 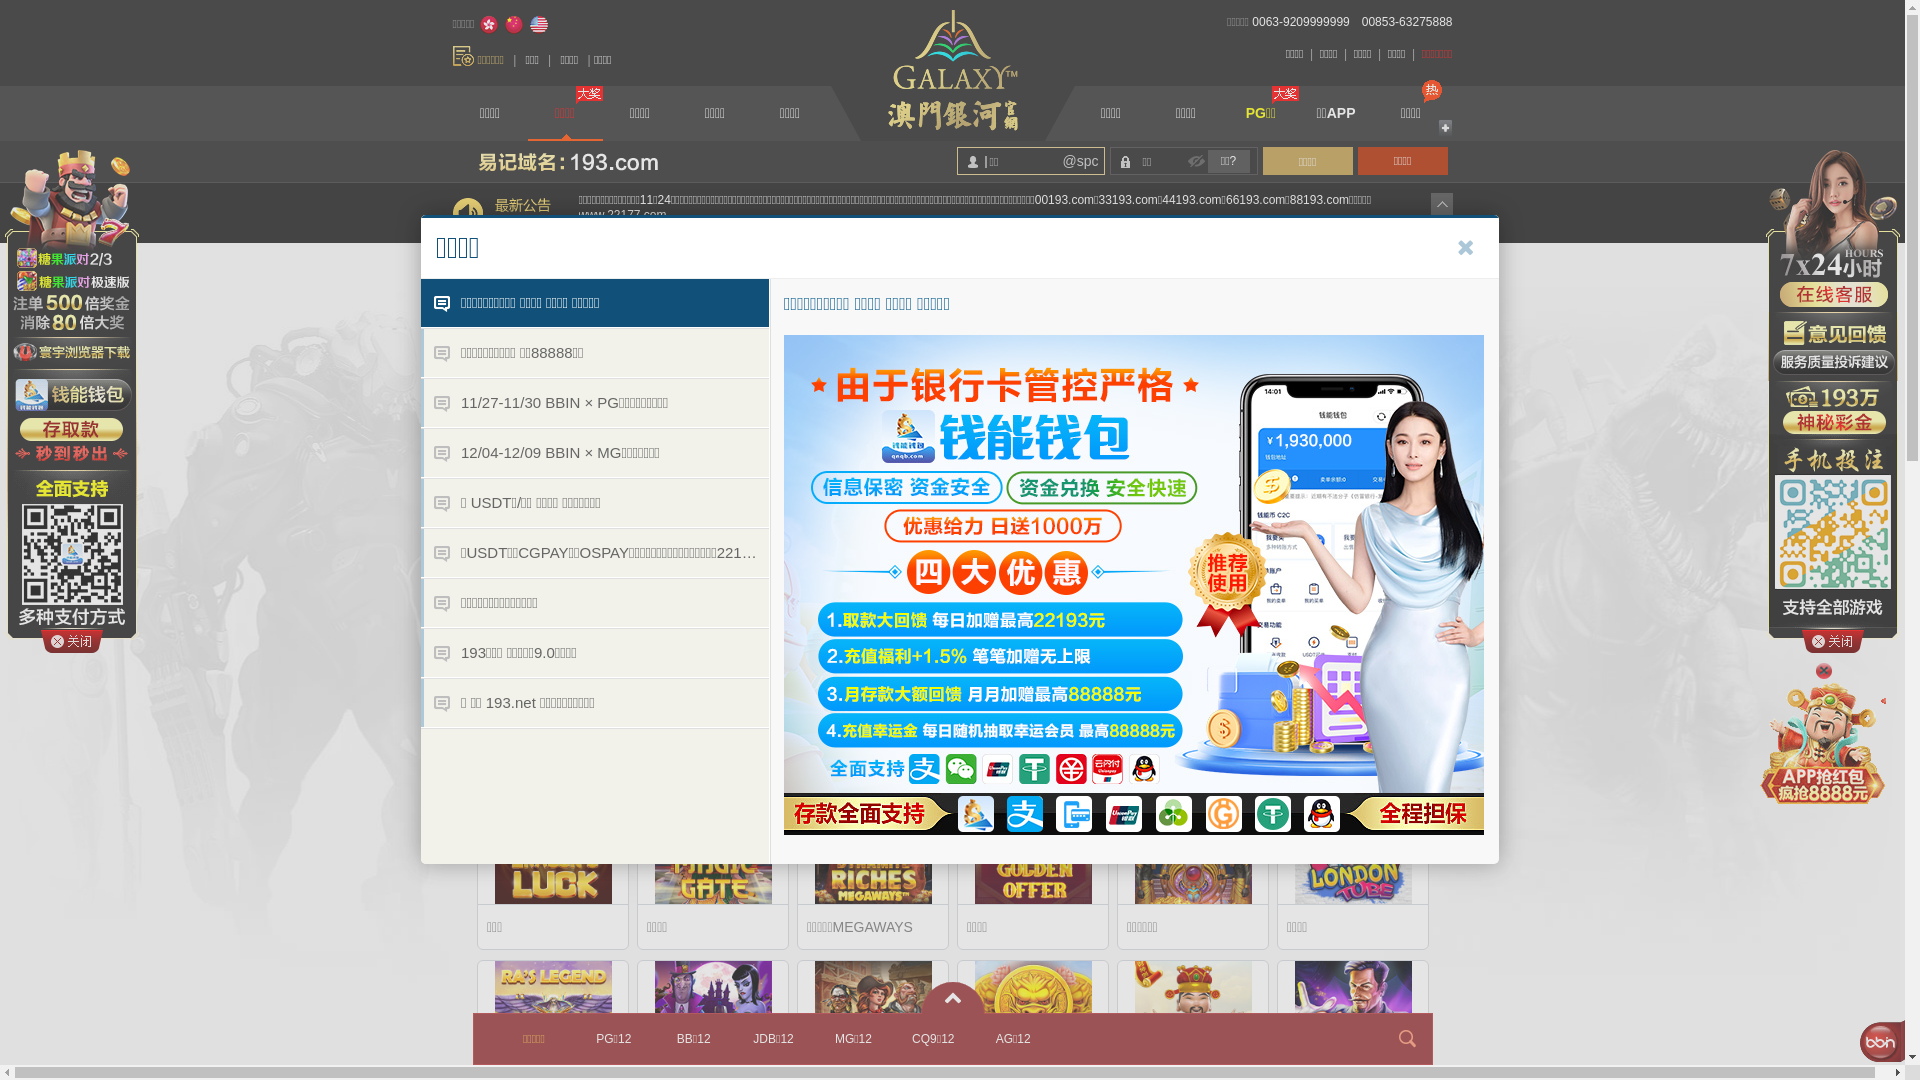 I want to click on 'English', so click(x=538, y=24).